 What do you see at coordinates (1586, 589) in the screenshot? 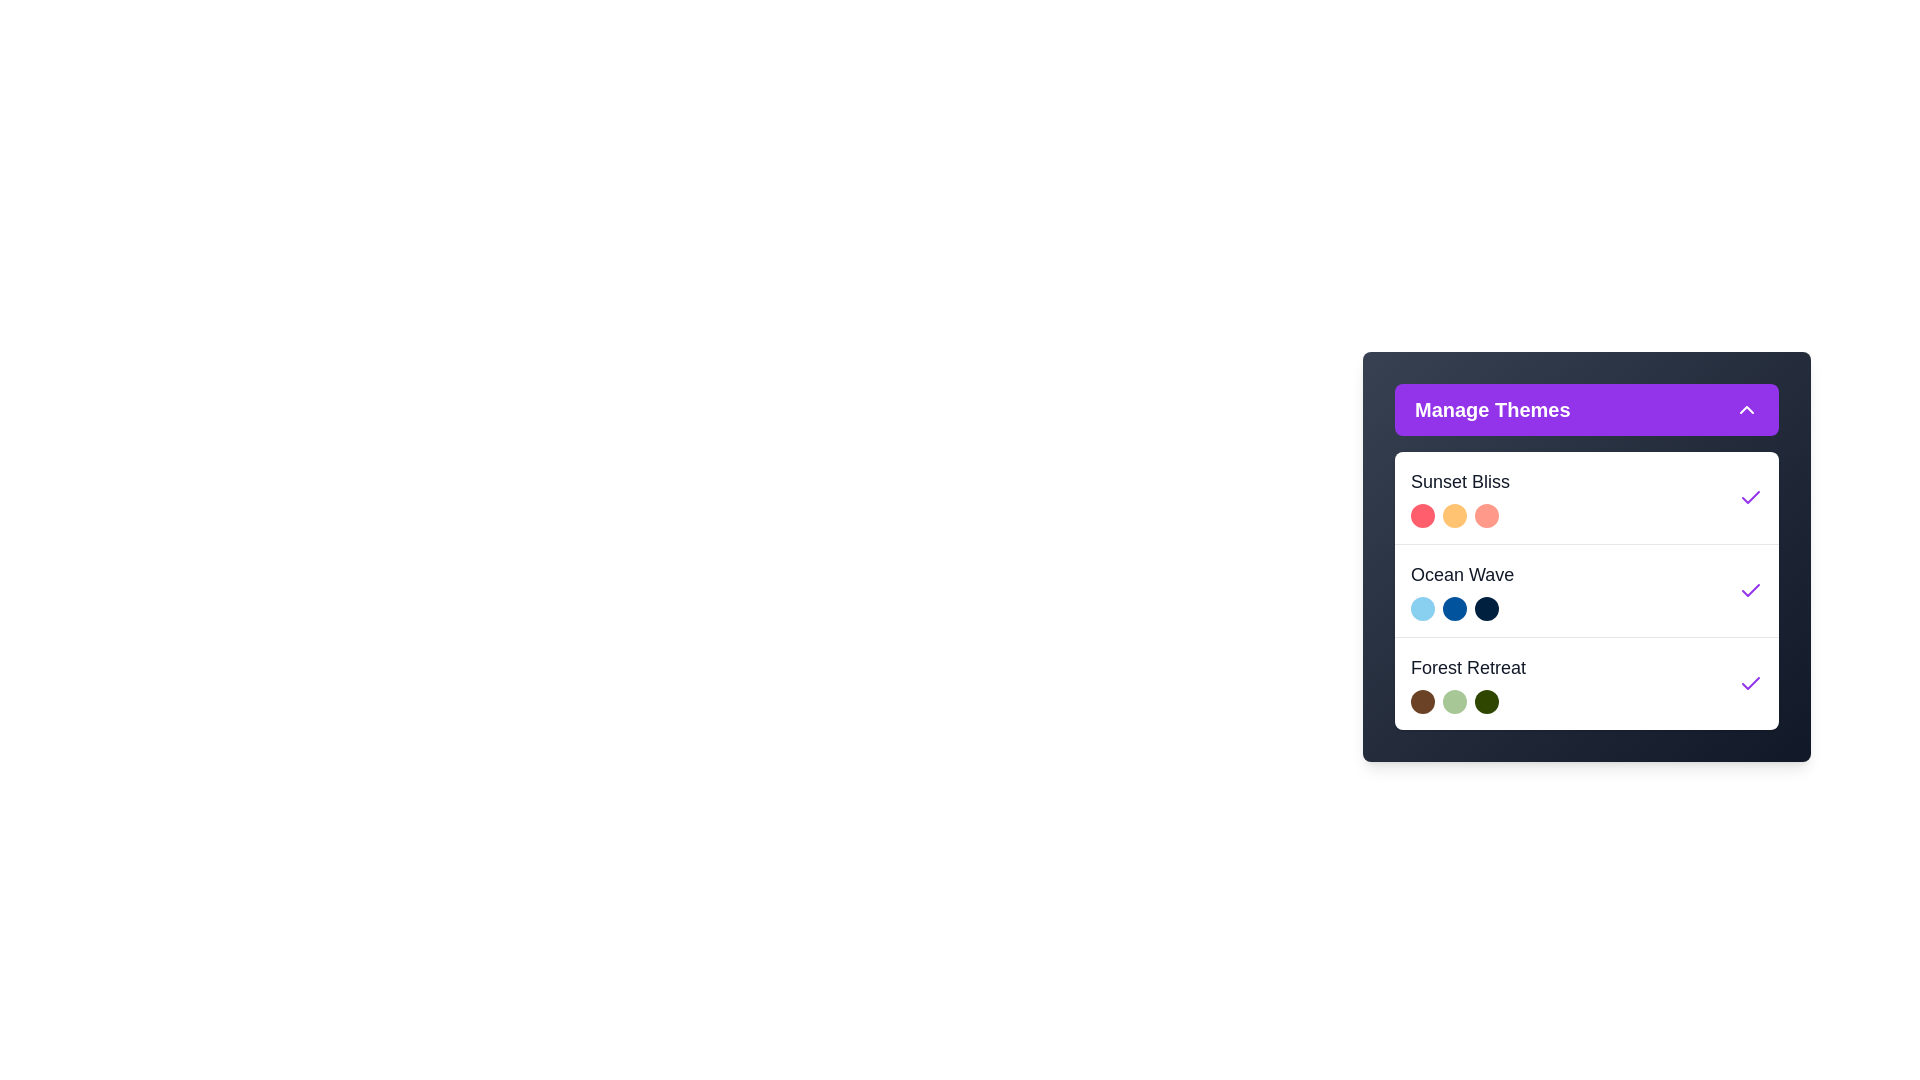
I see `the theme Ocean Wave to highlight it` at bounding box center [1586, 589].